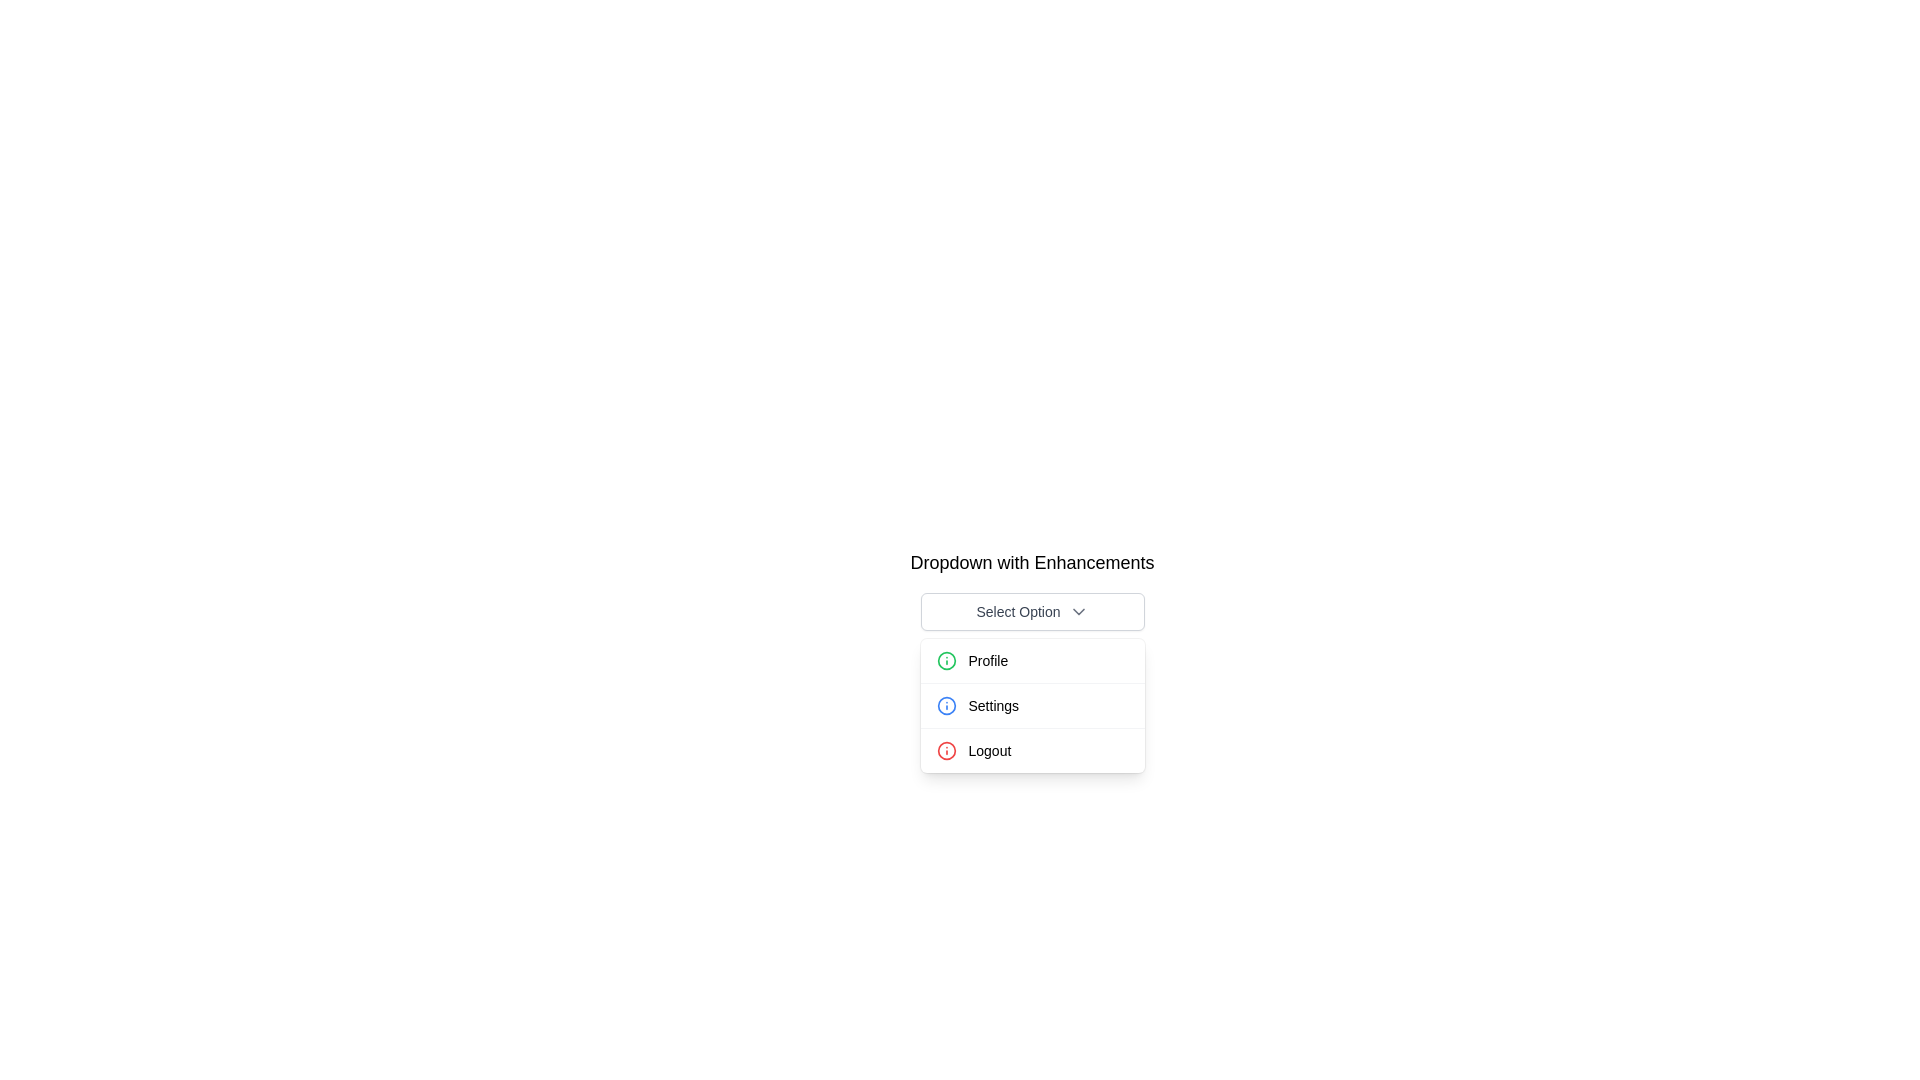 The width and height of the screenshot is (1920, 1080). What do you see at coordinates (989, 751) in the screenshot?
I see `the 'Logout' text label in the dropdown menu, which is the third item following 'Profile' and 'Settings', located to the right of a red warning icon` at bounding box center [989, 751].